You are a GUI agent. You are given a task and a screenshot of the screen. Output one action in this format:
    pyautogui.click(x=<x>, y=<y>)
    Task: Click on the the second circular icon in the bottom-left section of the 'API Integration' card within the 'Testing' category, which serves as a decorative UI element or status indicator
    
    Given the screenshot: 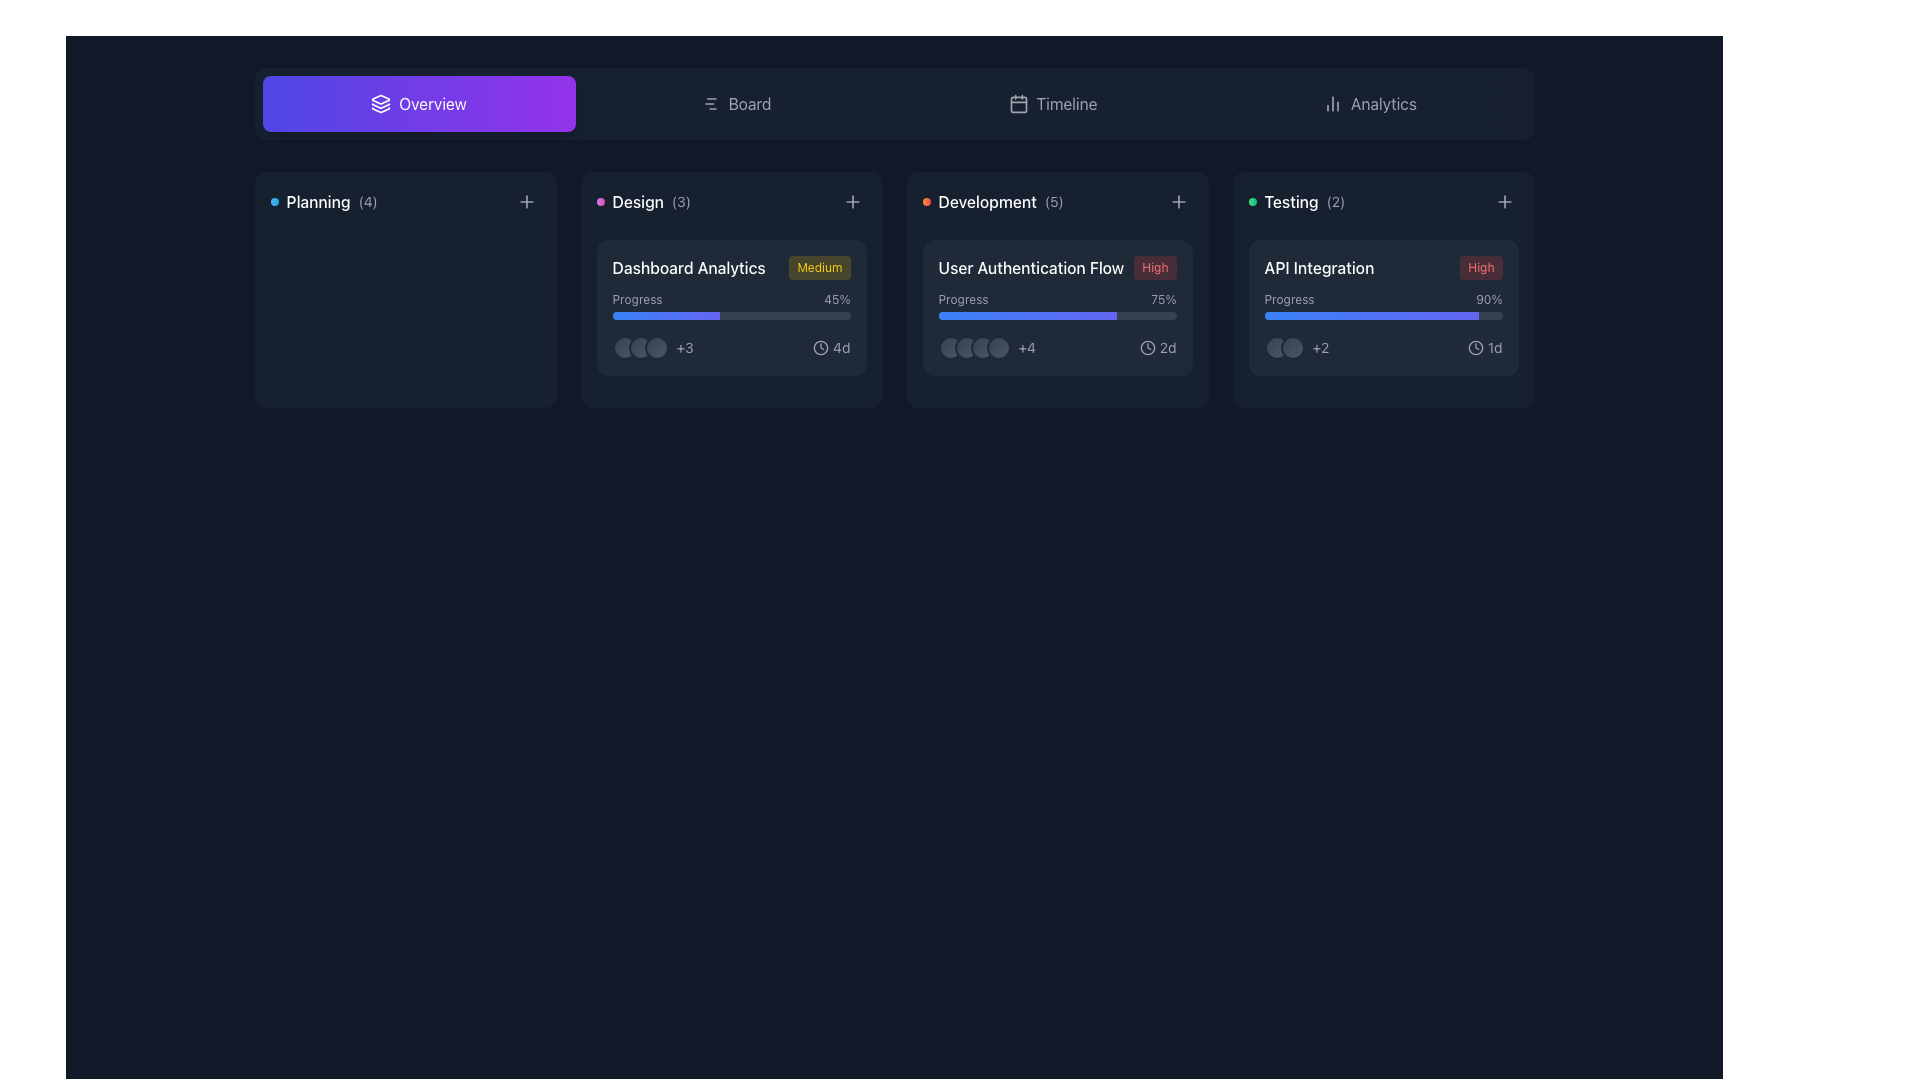 What is the action you would take?
    pyautogui.click(x=1292, y=346)
    